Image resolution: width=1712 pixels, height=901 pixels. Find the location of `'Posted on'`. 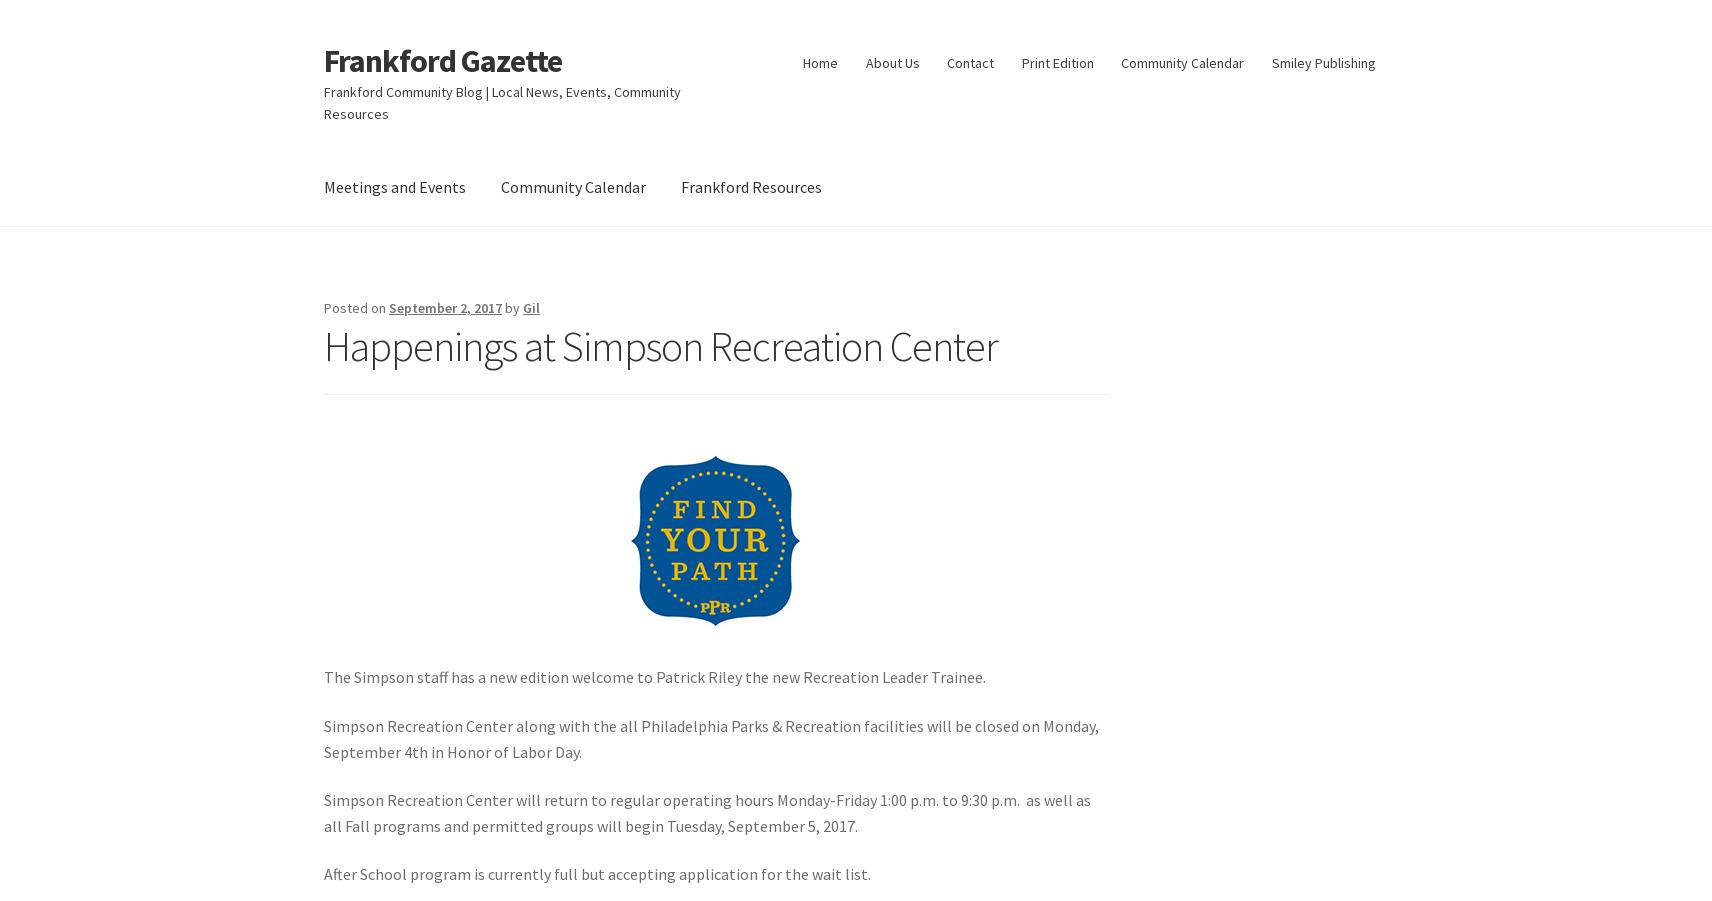

'Posted on' is located at coordinates (356, 307).